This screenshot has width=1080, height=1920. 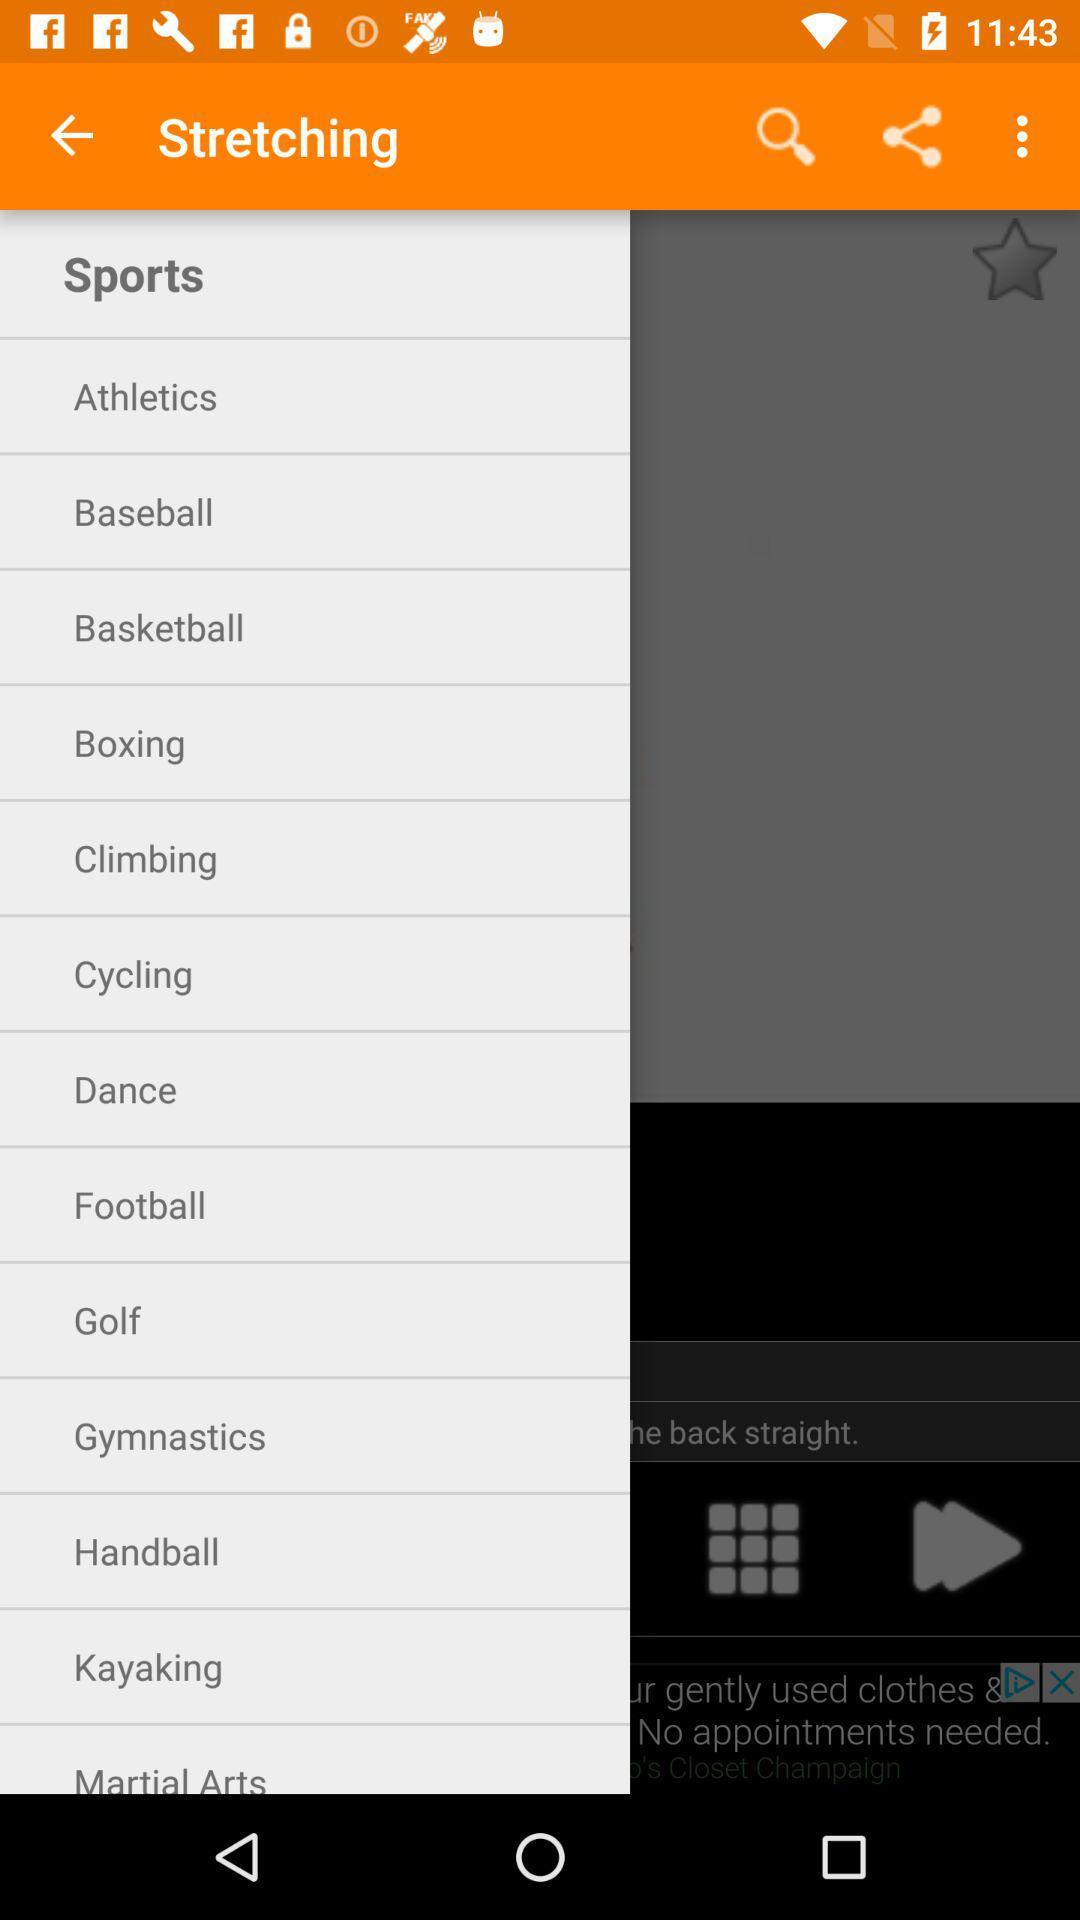 I want to click on to favorites, so click(x=1014, y=258).